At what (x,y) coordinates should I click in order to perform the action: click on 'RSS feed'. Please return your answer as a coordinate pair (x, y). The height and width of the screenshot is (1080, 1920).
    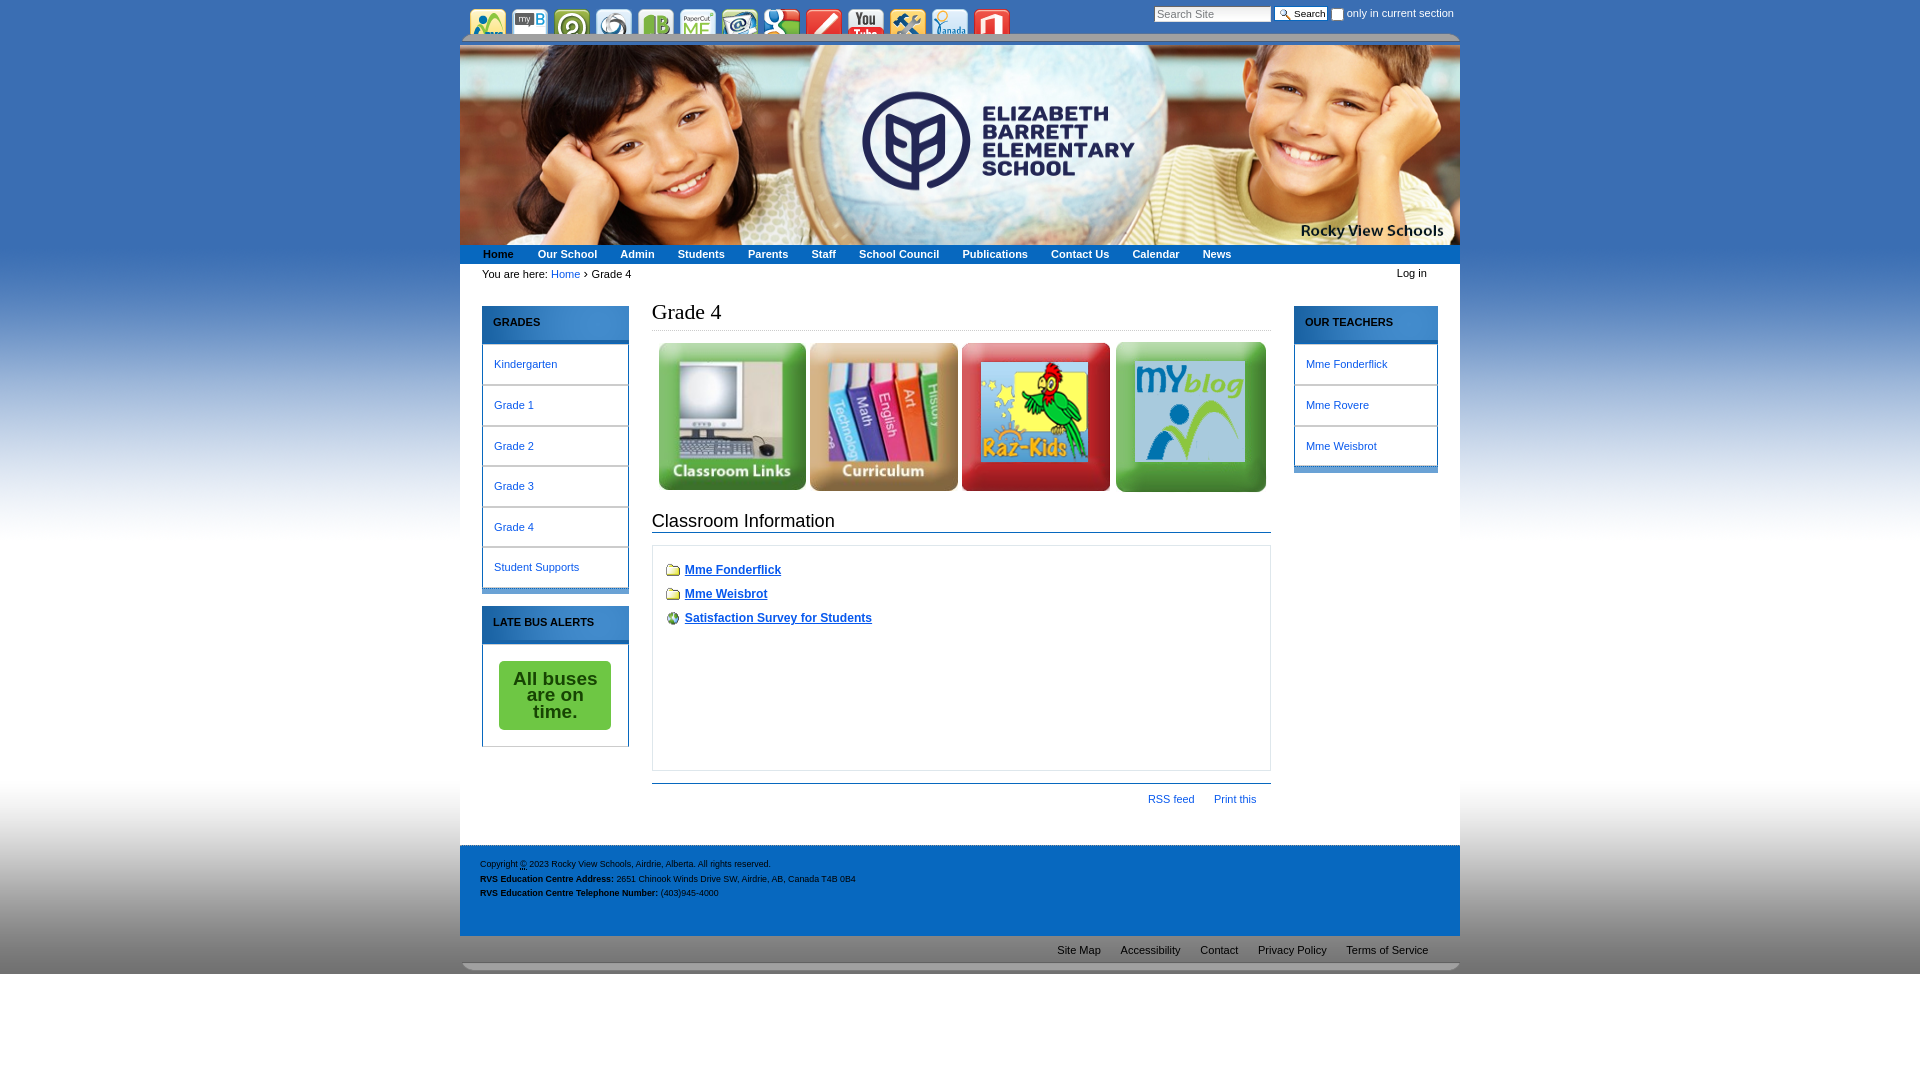
    Looking at the image, I should click on (1171, 797).